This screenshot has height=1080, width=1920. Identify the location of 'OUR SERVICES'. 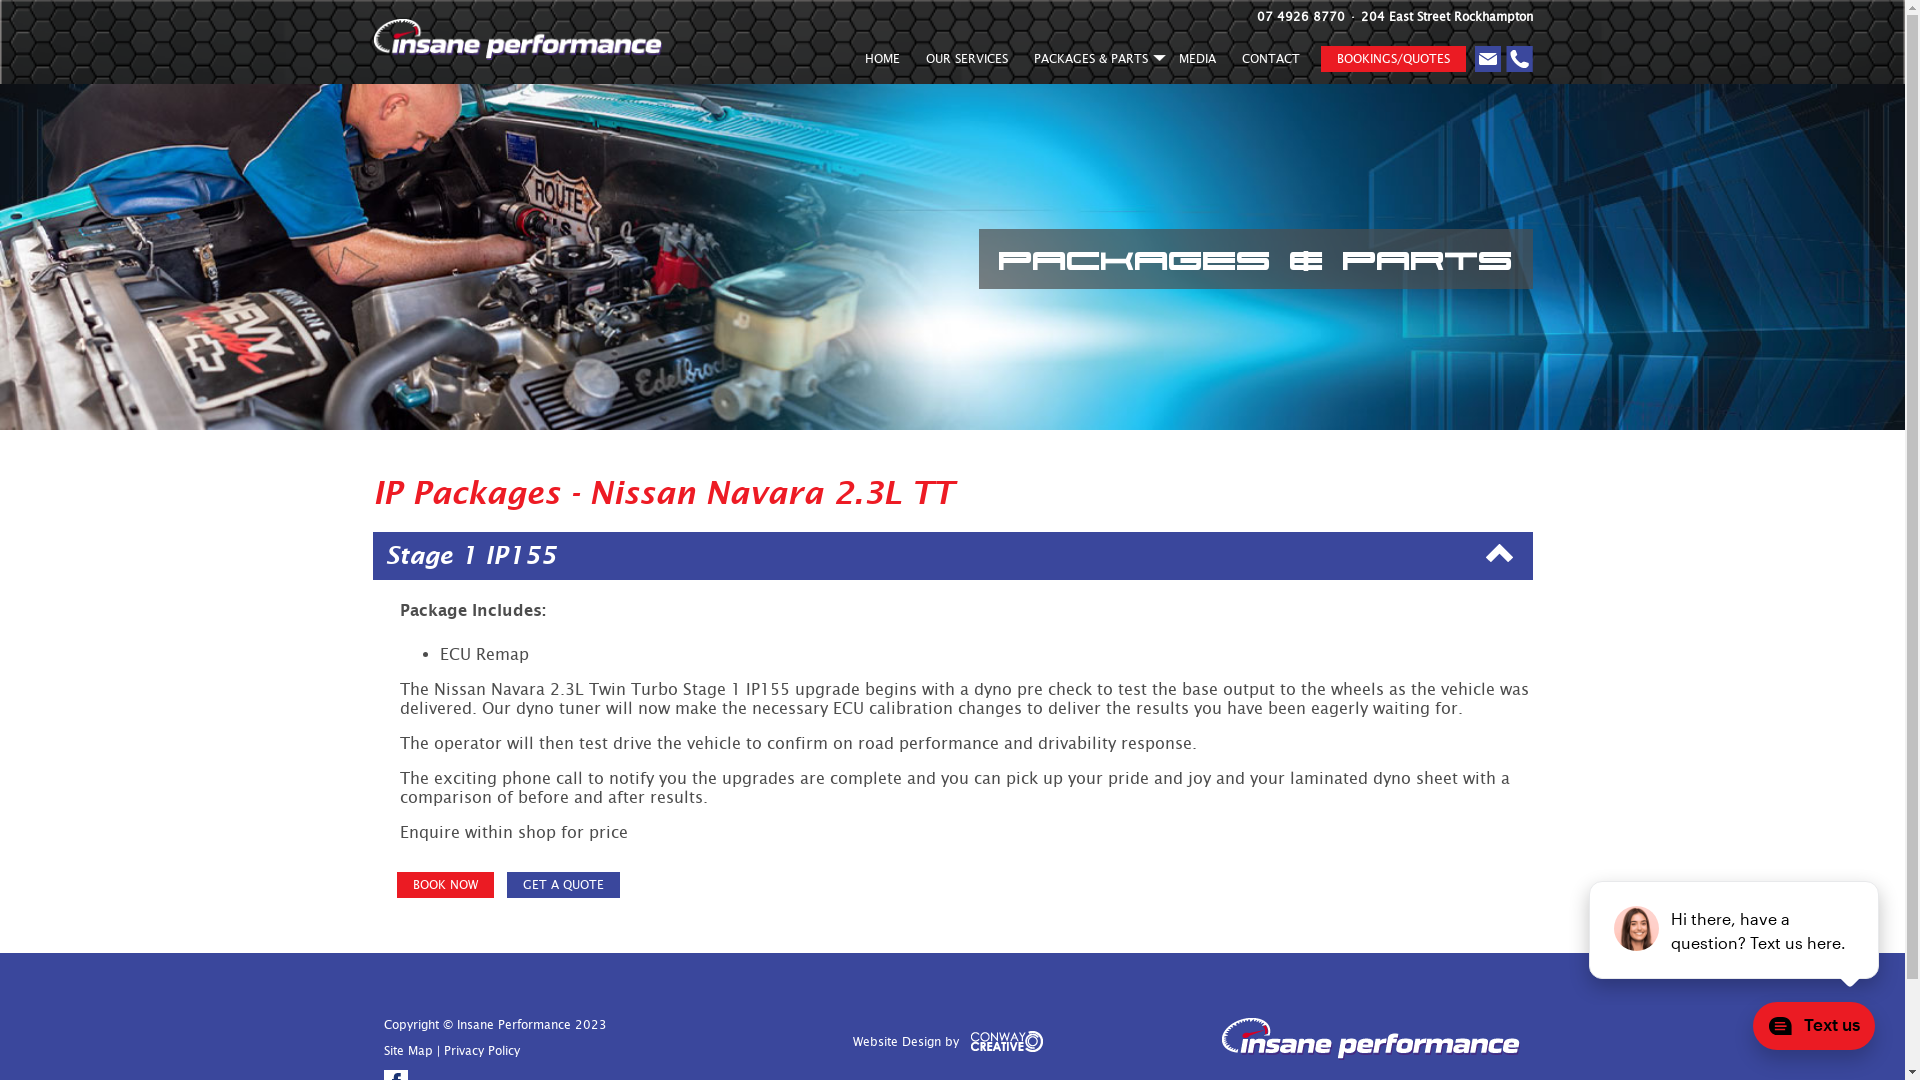
(965, 61).